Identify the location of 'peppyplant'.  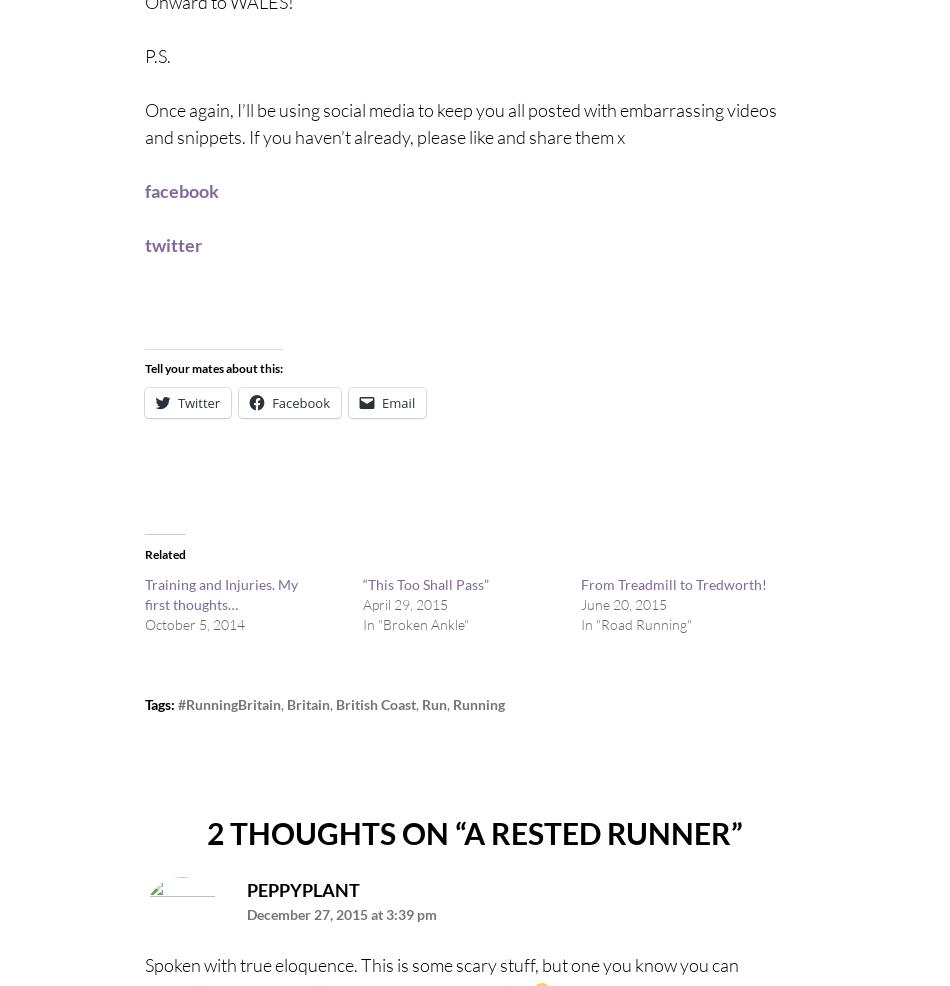
(302, 887).